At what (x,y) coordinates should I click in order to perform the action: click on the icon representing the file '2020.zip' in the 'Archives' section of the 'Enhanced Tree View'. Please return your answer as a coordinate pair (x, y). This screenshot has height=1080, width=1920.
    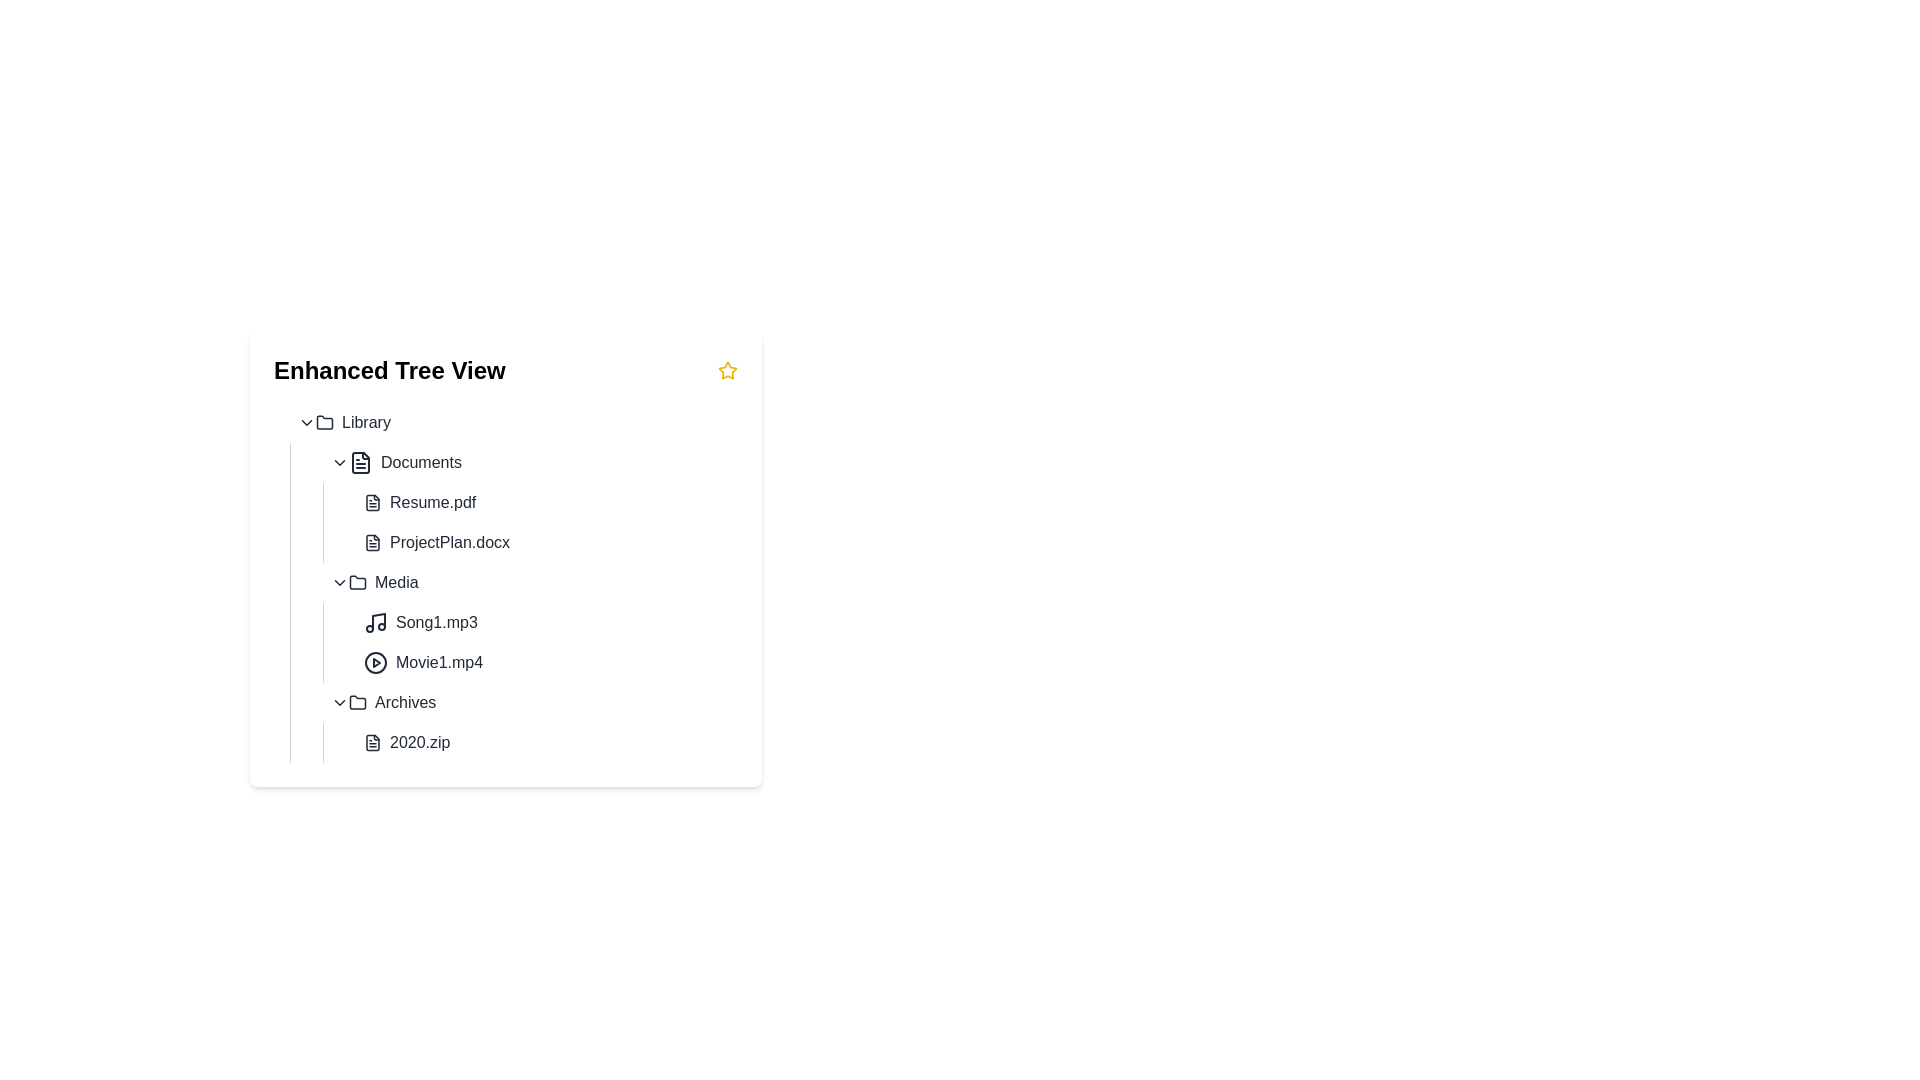
    Looking at the image, I should click on (373, 743).